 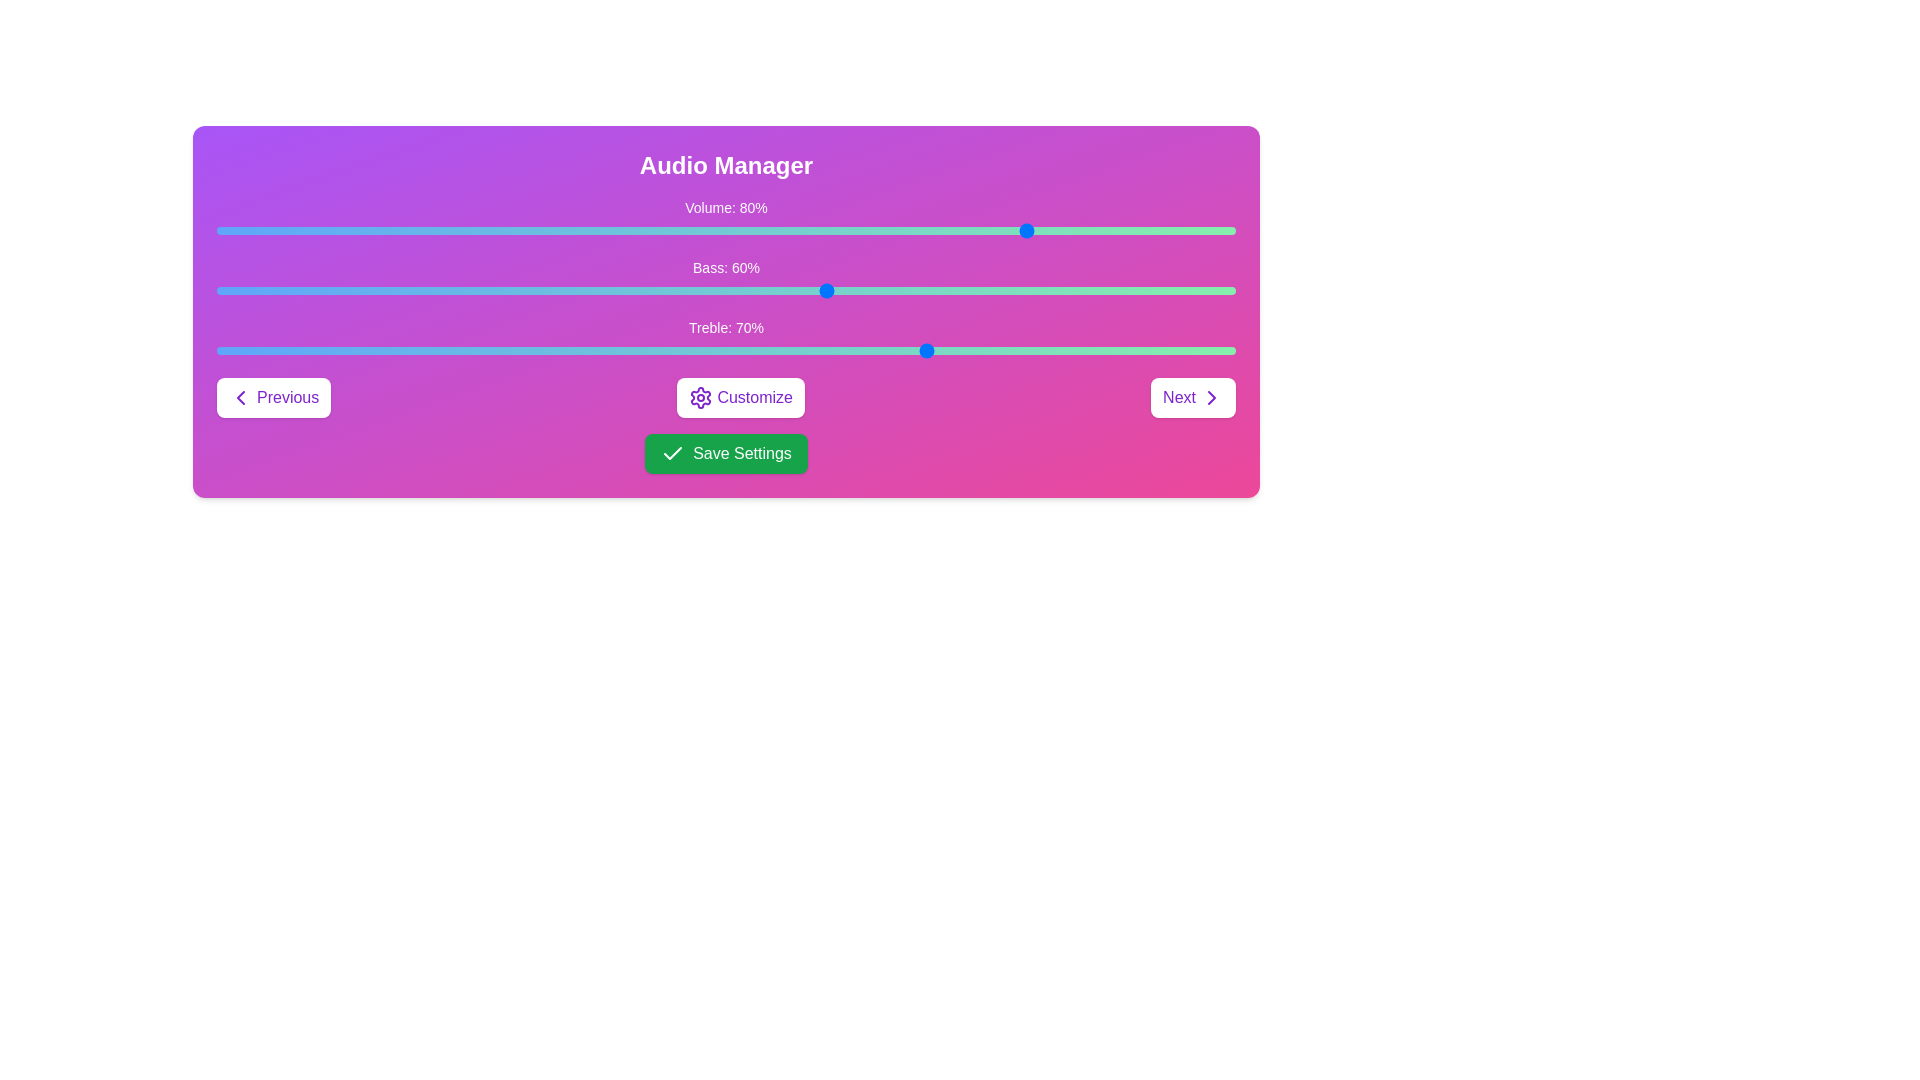 I want to click on the 'Next' button containing the right-oriented arrow icon for navigation, so click(x=1210, y=397).